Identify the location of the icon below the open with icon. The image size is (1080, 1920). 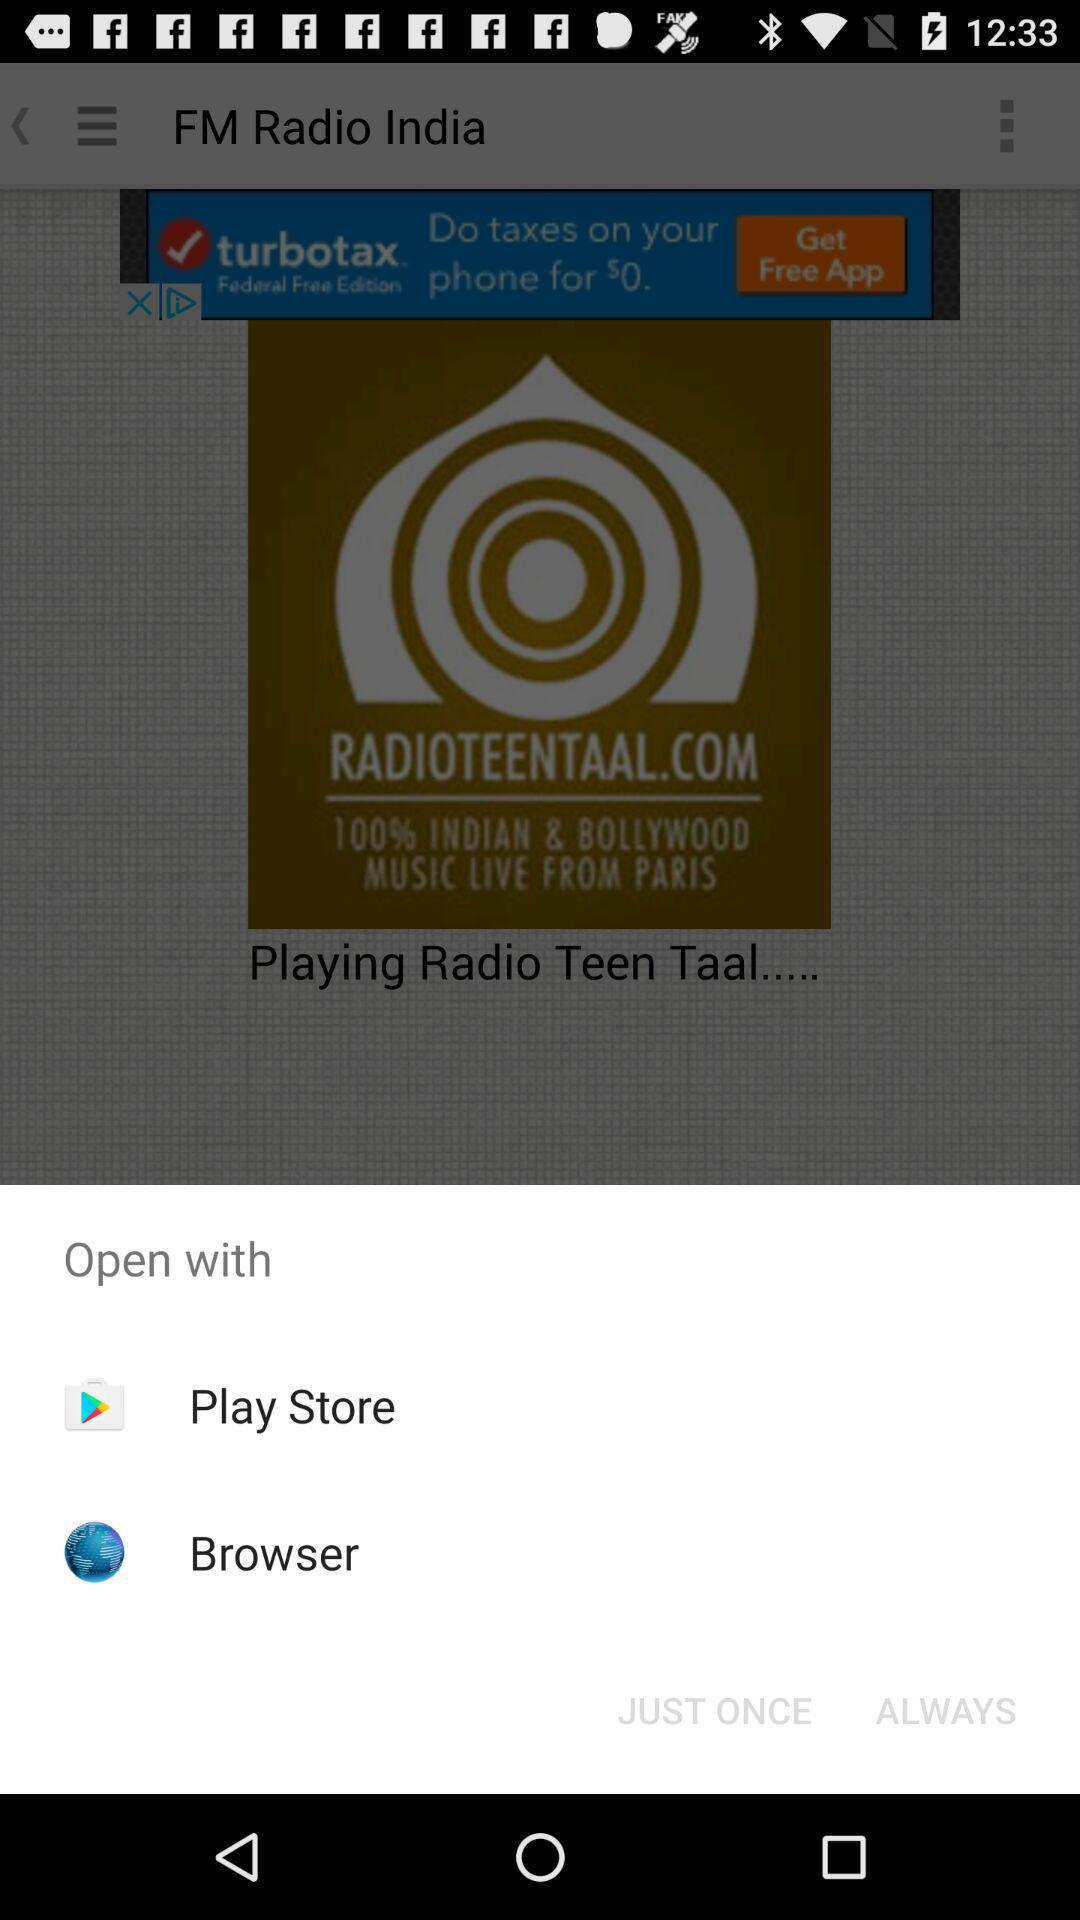
(945, 1708).